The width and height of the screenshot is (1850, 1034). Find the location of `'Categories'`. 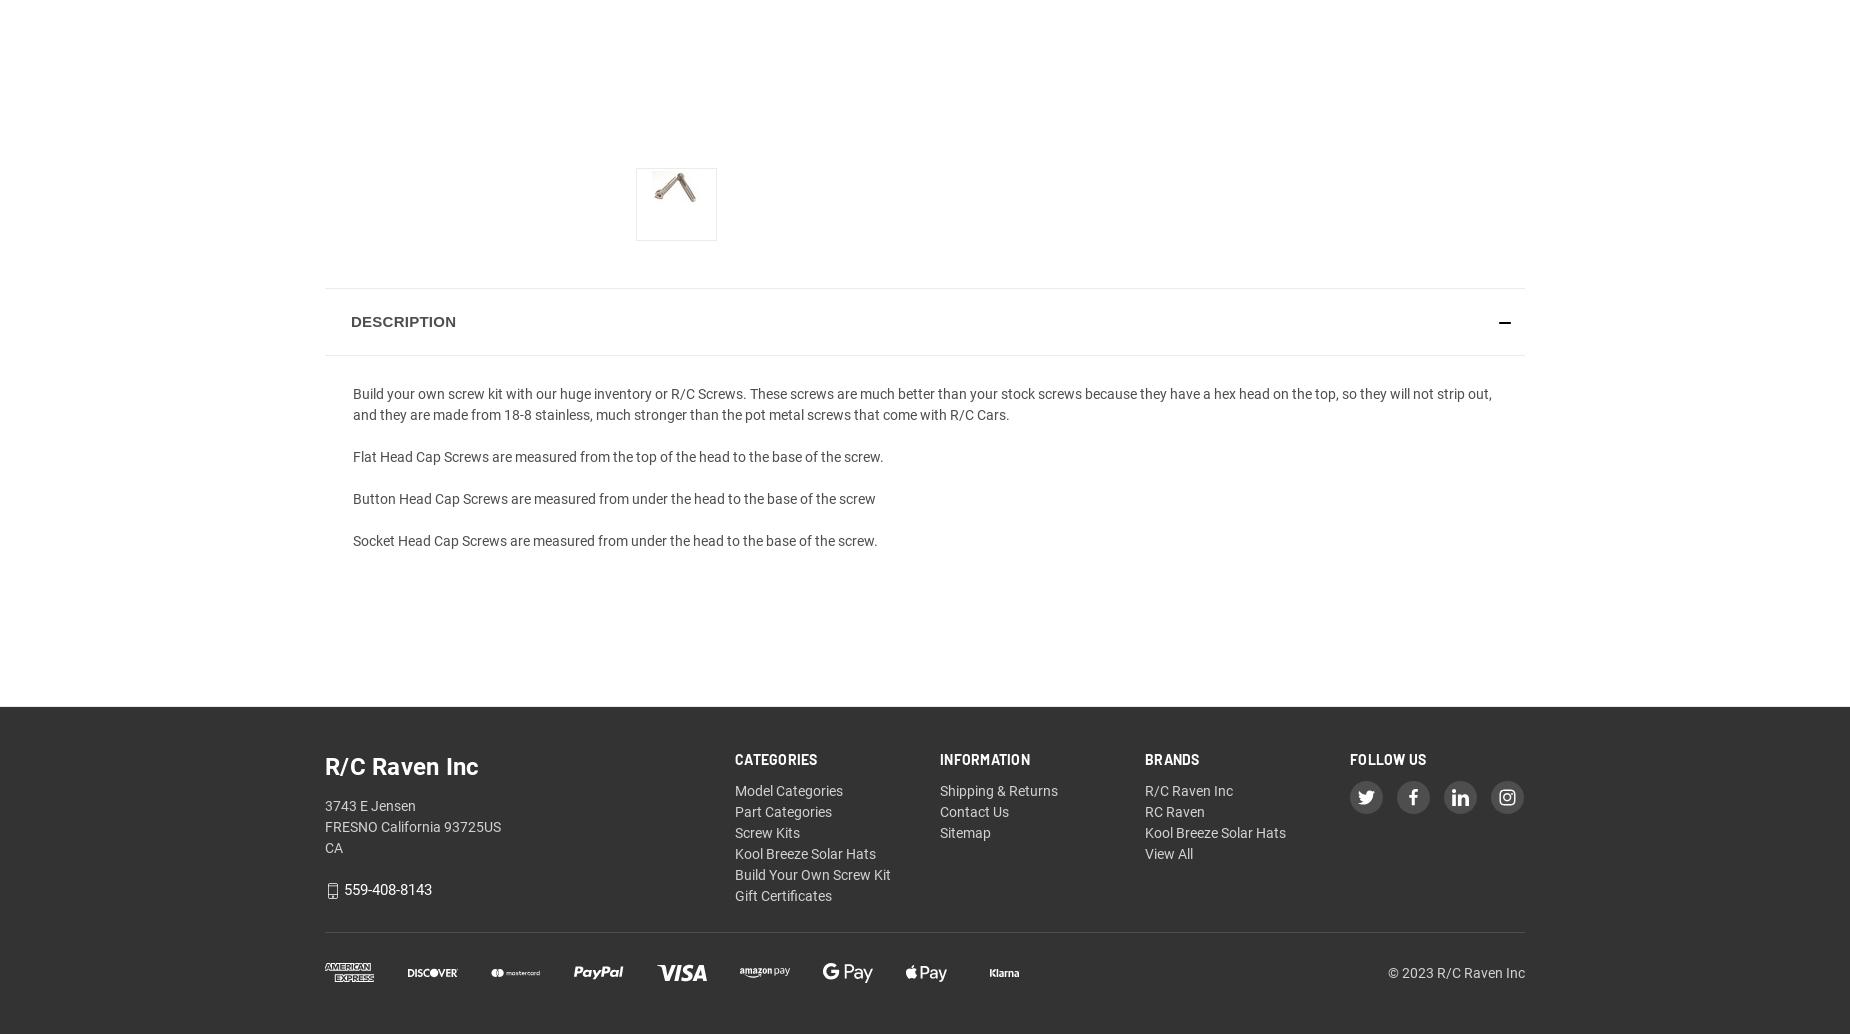

'Categories' is located at coordinates (776, 759).